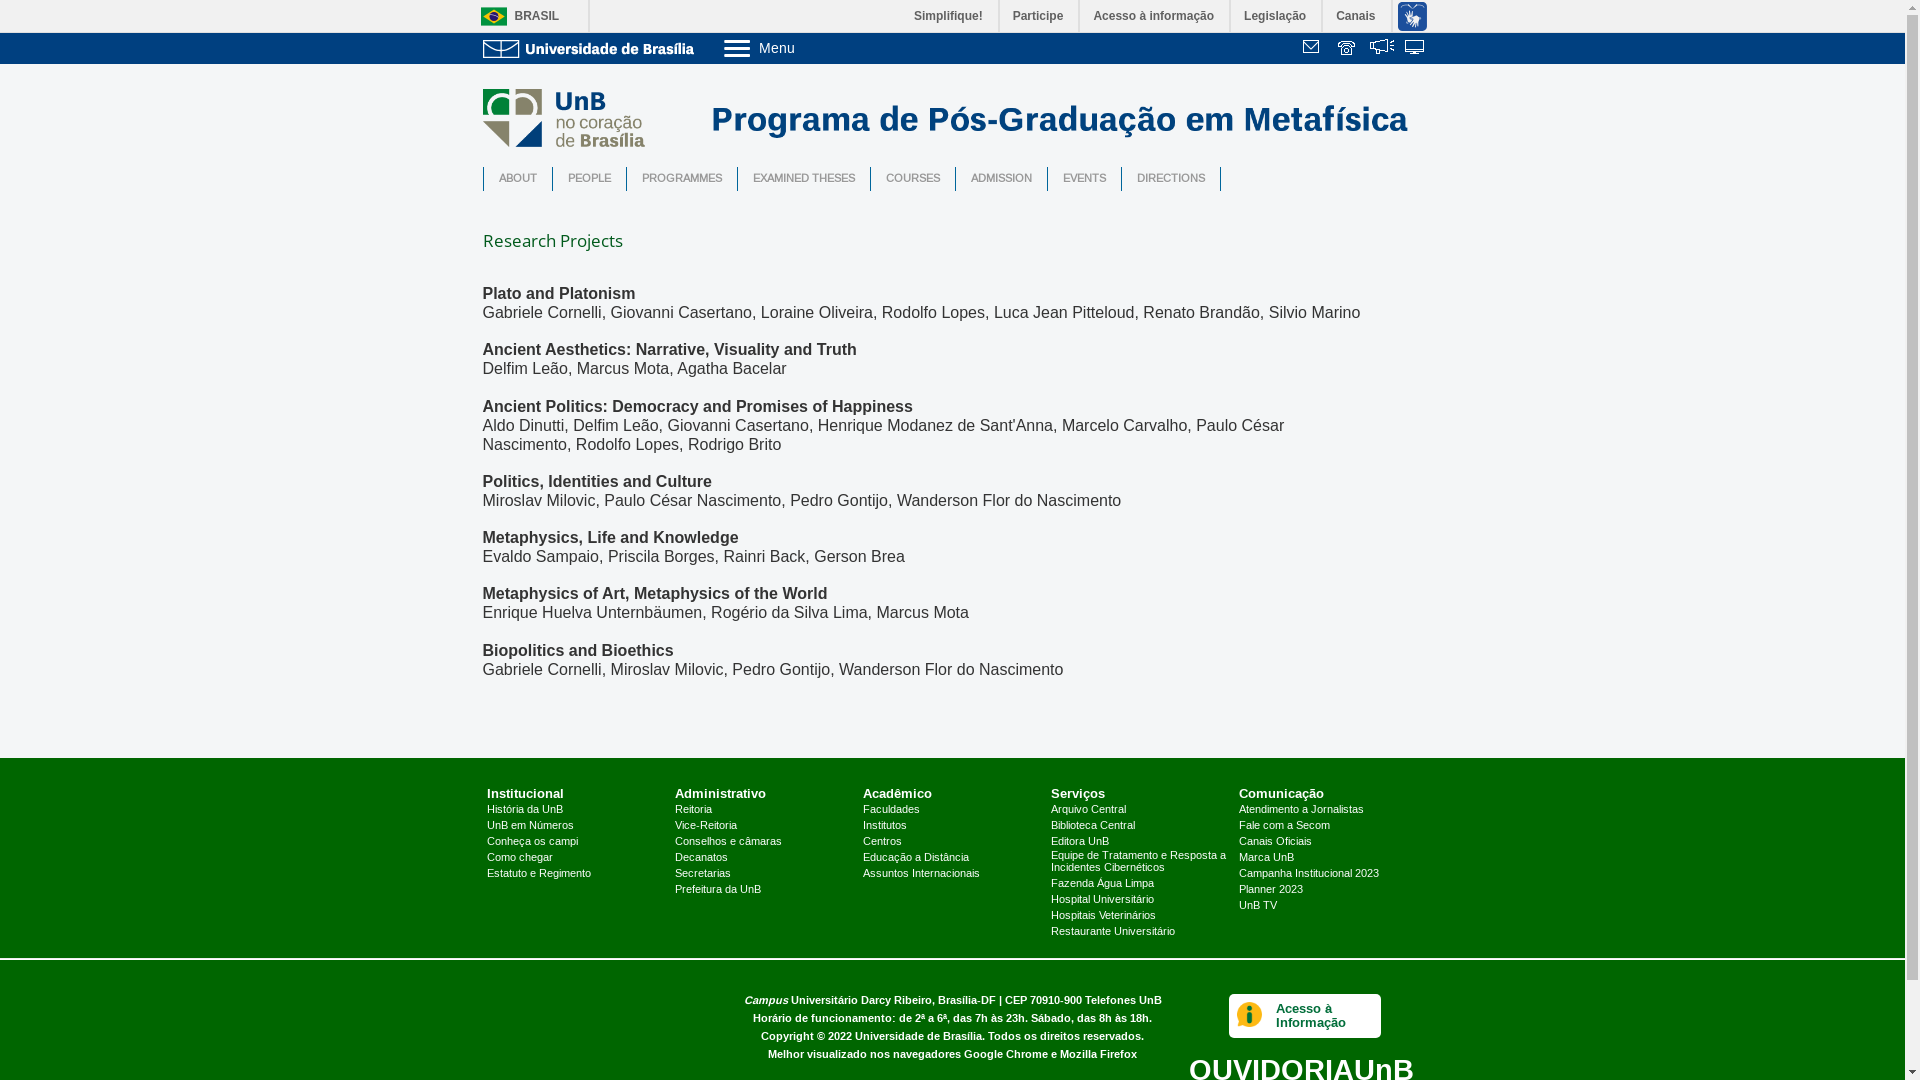 The height and width of the screenshot is (1080, 1920). Describe the element at coordinates (883, 825) in the screenshot. I see `'Institutos'` at that location.